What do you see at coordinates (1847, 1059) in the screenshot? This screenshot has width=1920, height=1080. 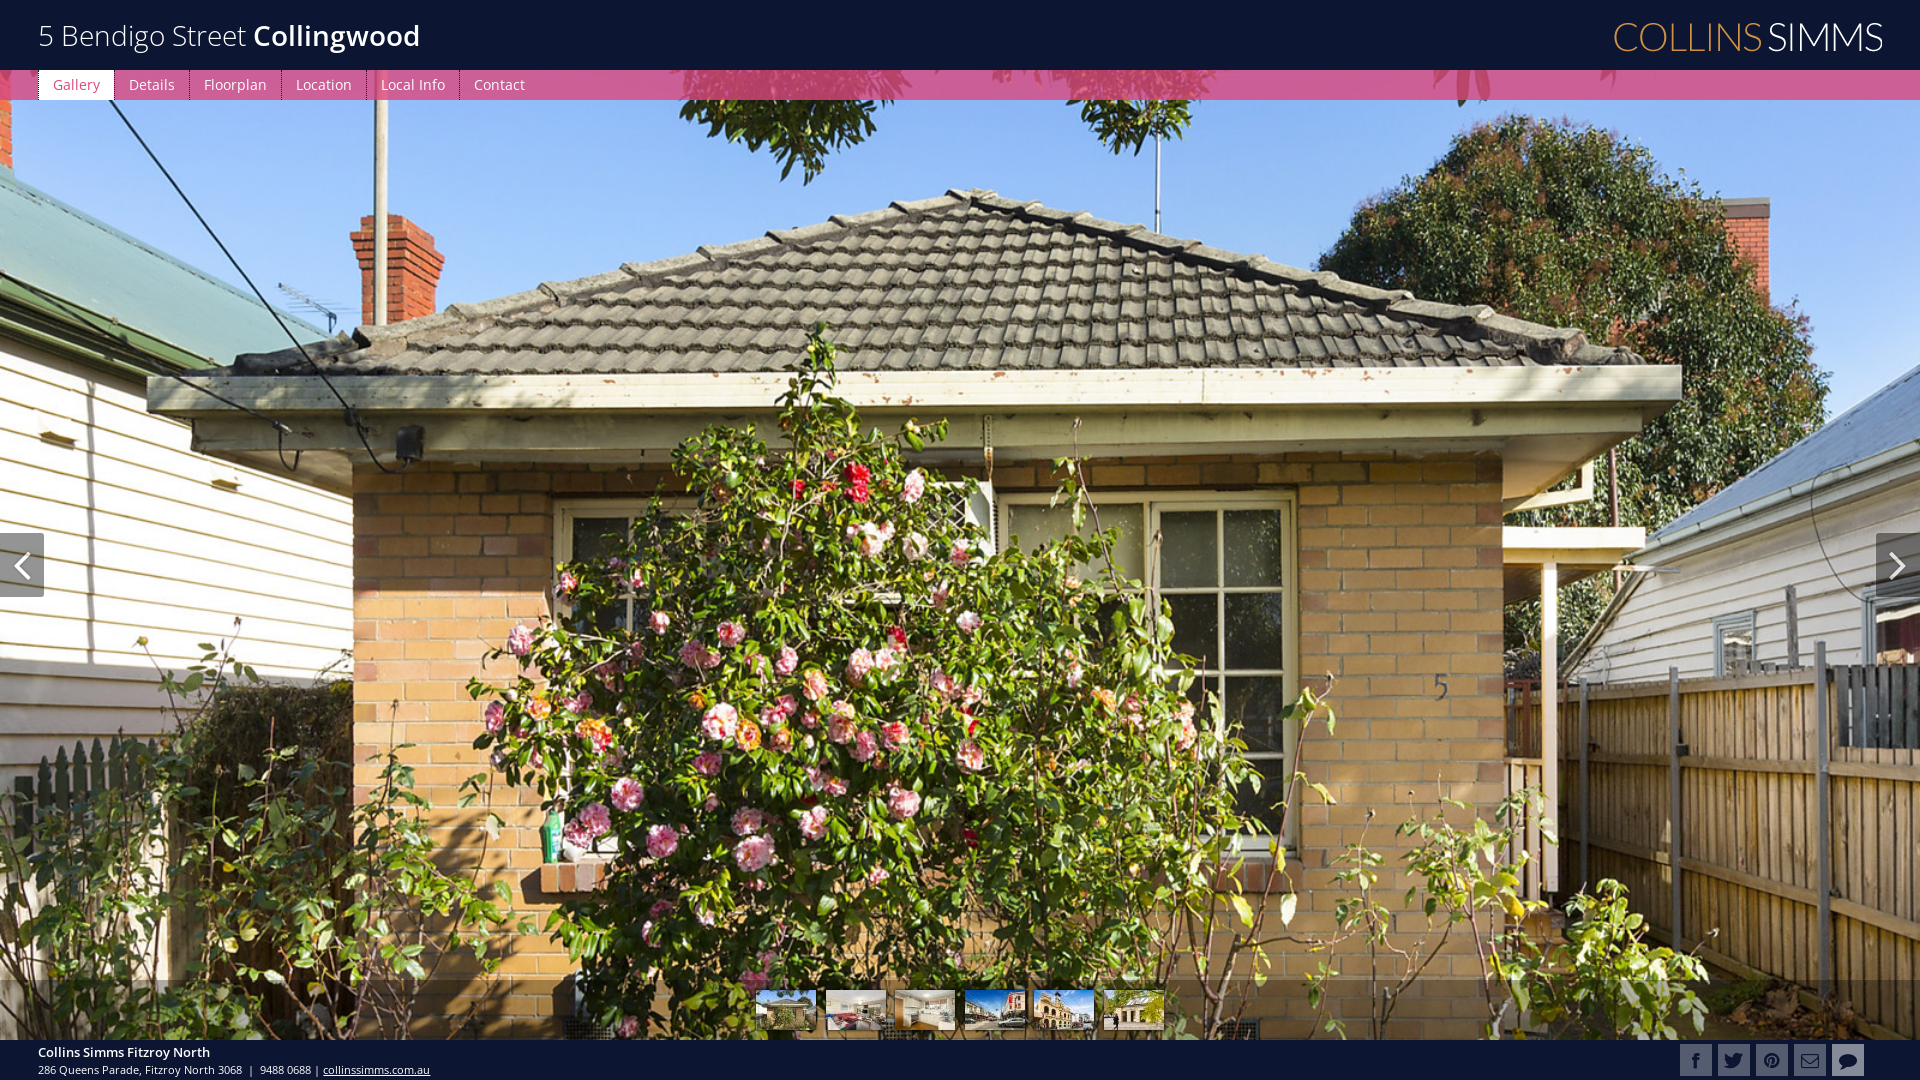 I see `'Contact Collins Simms Fitzroy North'` at bounding box center [1847, 1059].